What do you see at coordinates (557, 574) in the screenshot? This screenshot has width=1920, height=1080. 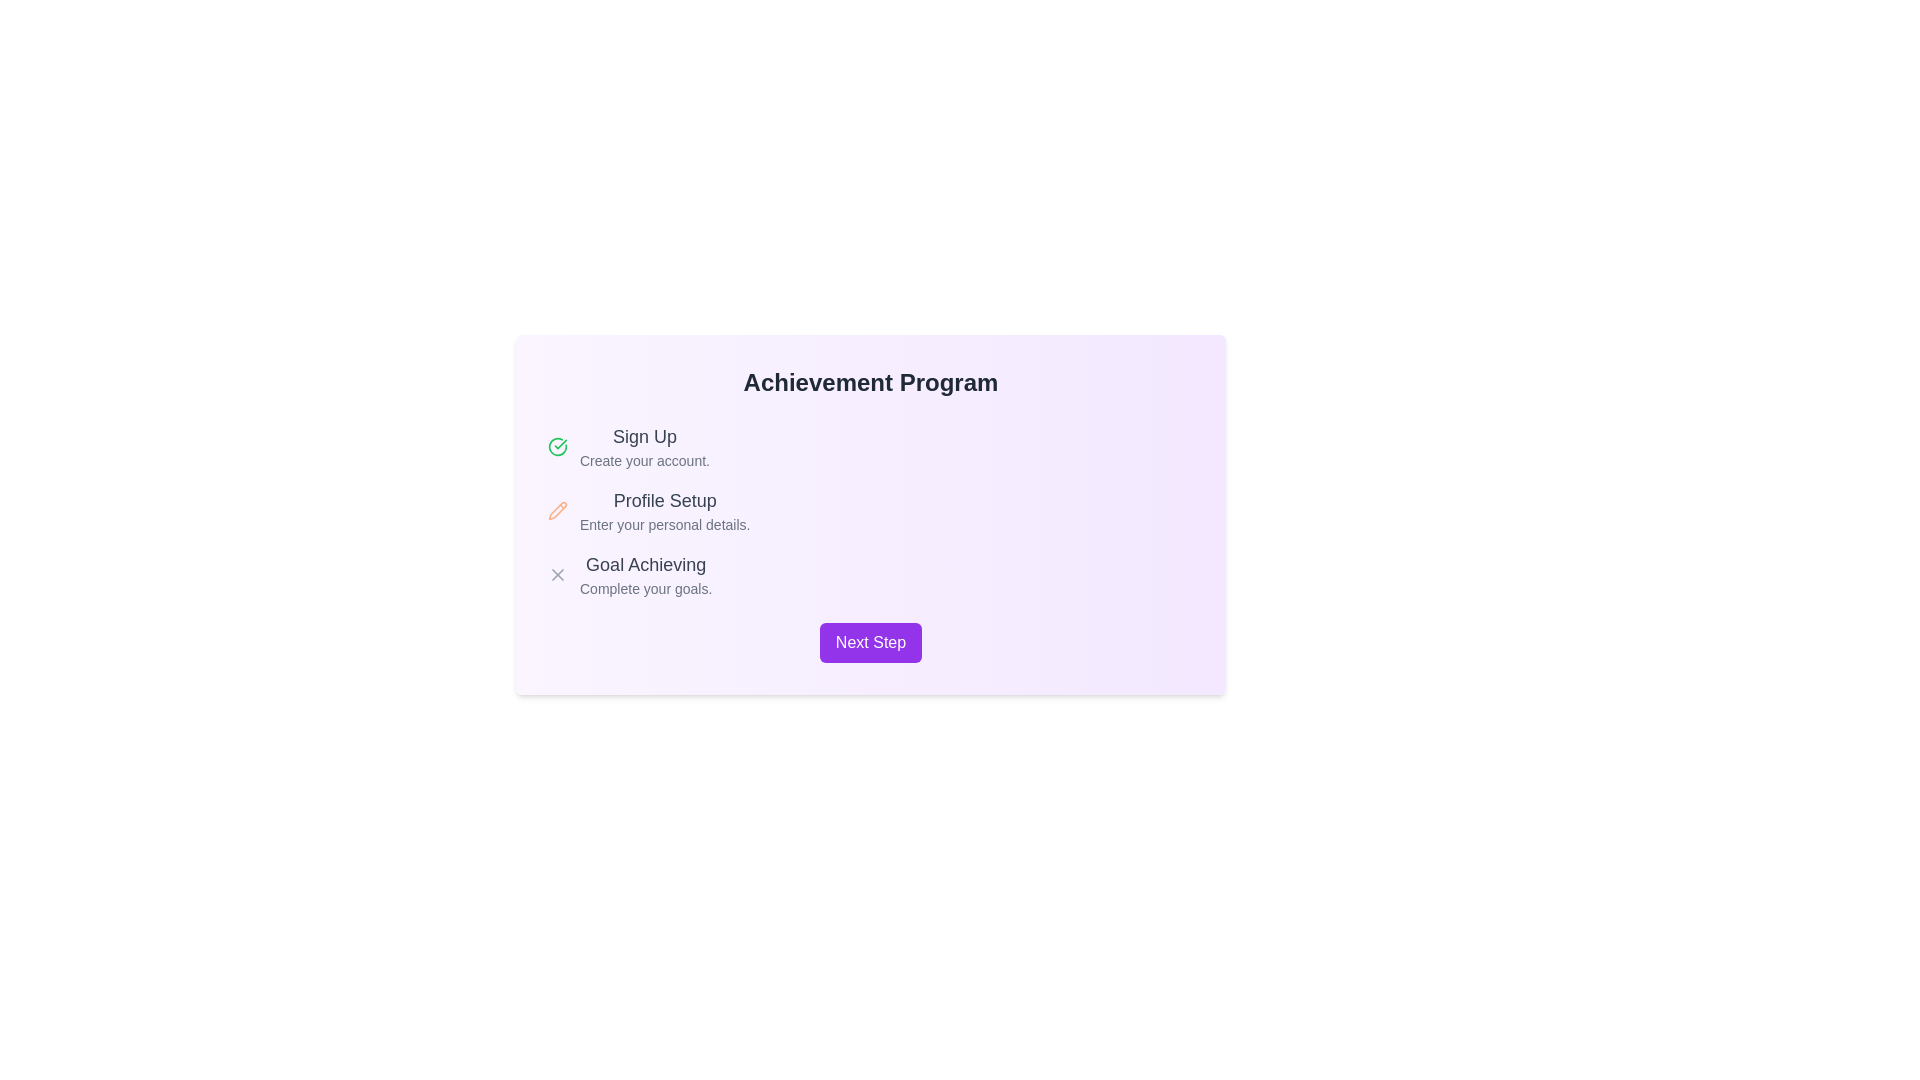 I see `the 'X' icon element that represents the state` at bounding box center [557, 574].